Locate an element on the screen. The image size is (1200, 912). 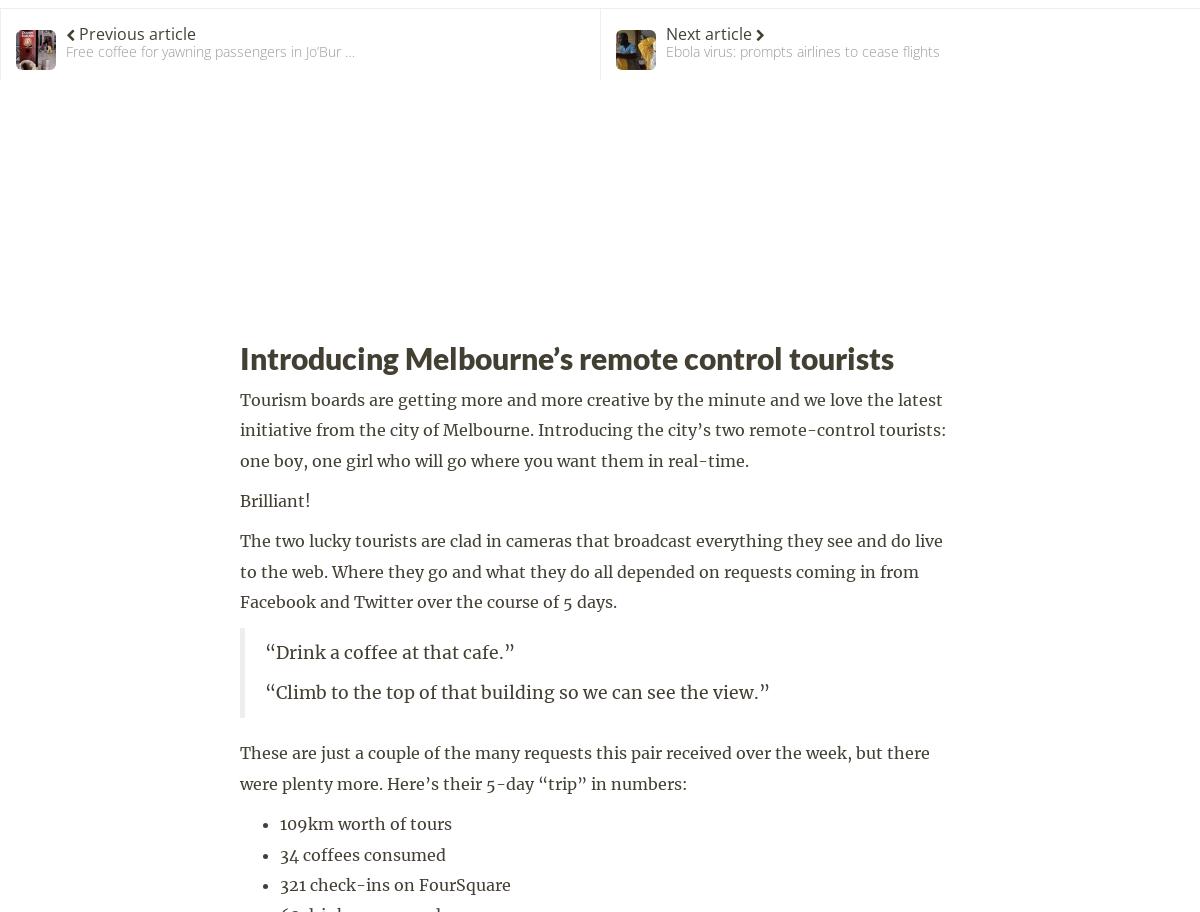
'The two lucky tourists are clad in cameras that broadcast everything they see and do live to the web. Where they go and what they do all depended on requests coming in from Facebook and Twitter over the course of 5 days.' is located at coordinates (590, 570).